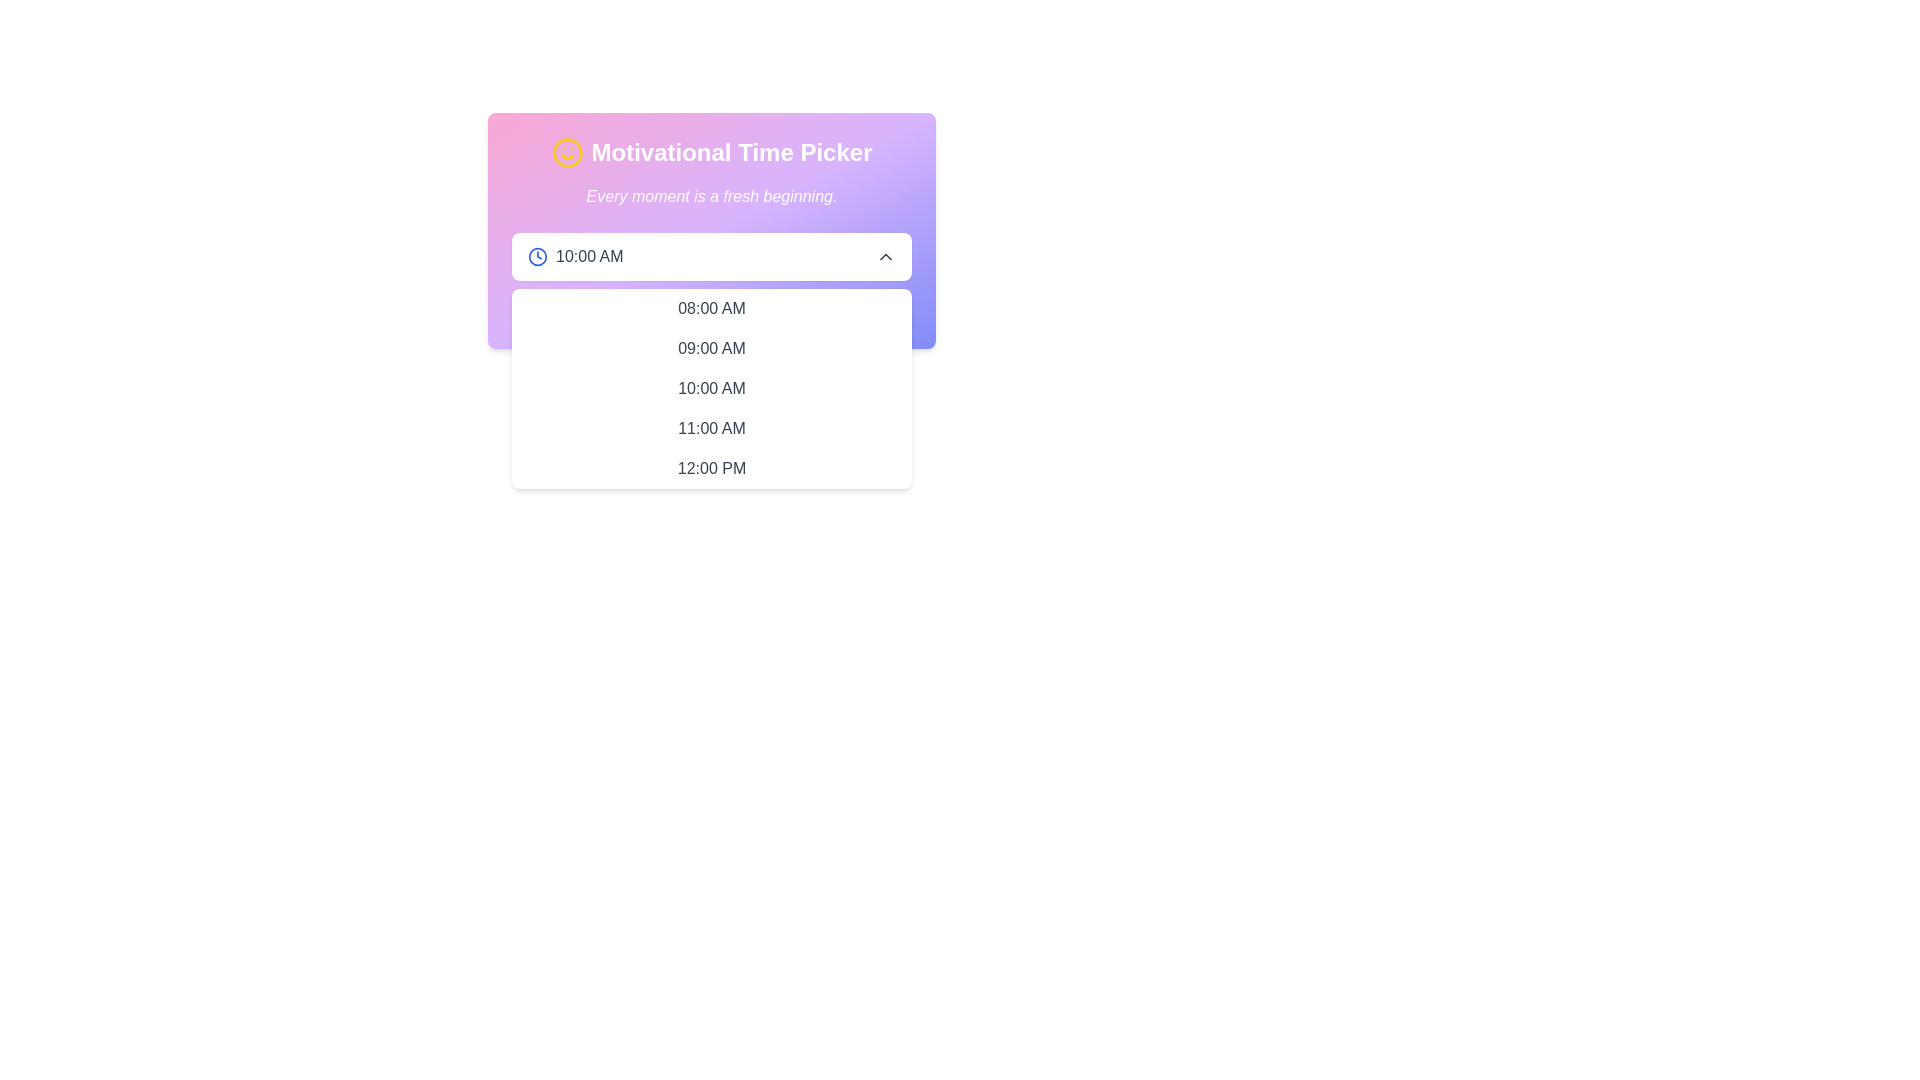 The width and height of the screenshot is (1920, 1080). I want to click on the motivational quote text block located below the title 'Motivational Time Picker' and above the time picker dropdown interface, so click(711, 196).